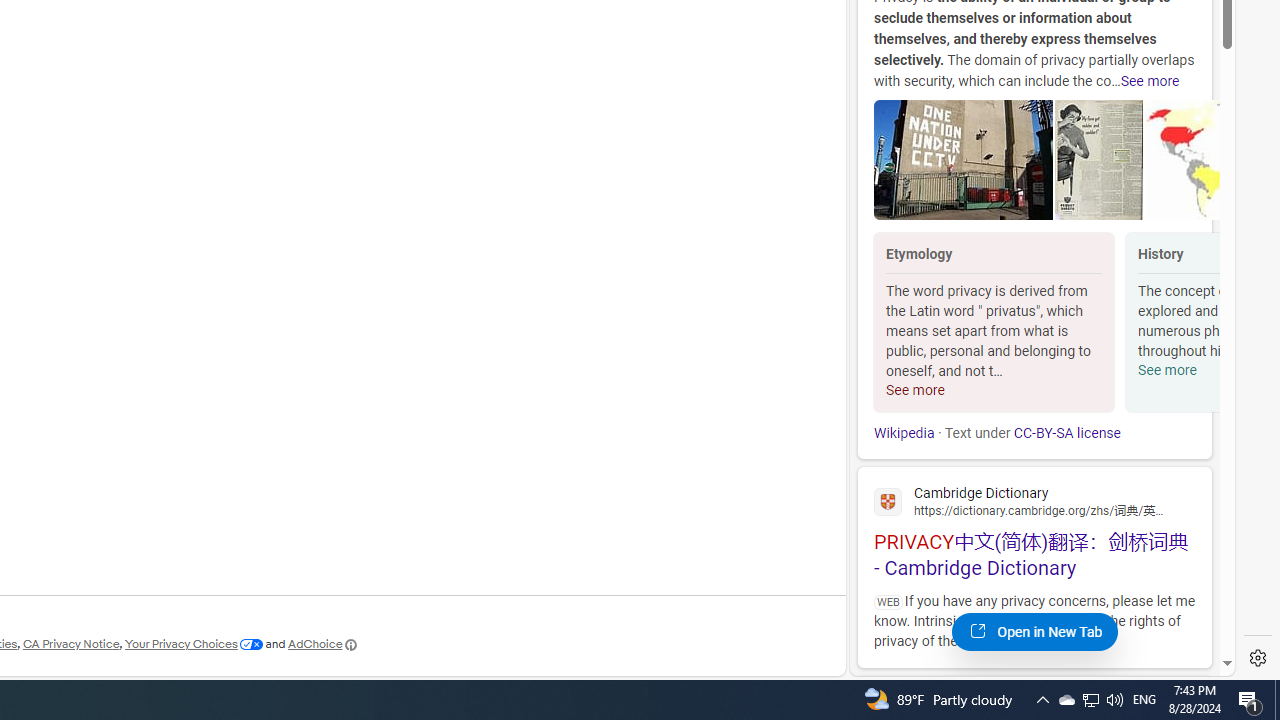 Image resolution: width=1280 pixels, height=720 pixels. What do you see at coordinates (903, 432) in the screenshot?
I see `'Wikipedia'` at bounding box center [903, 432].